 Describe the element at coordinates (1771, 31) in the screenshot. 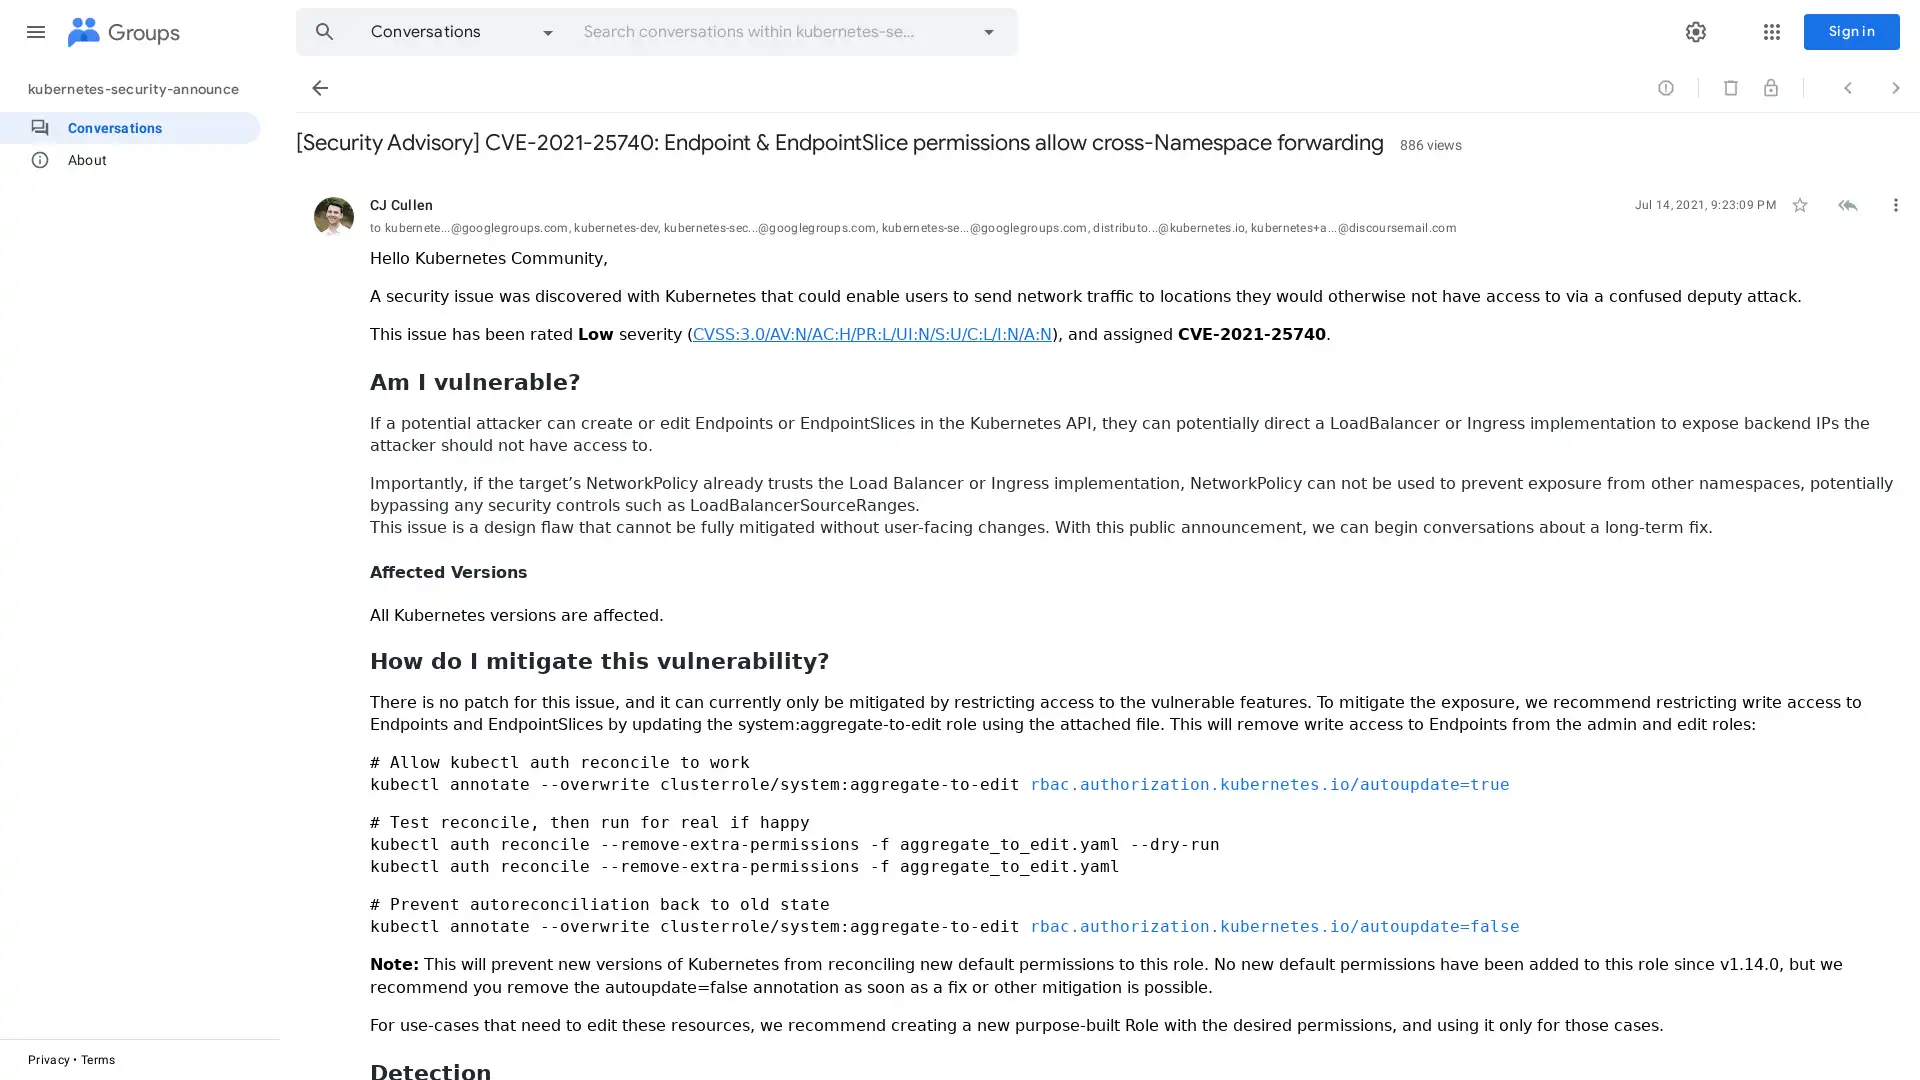

I see `Google apps` at that location.